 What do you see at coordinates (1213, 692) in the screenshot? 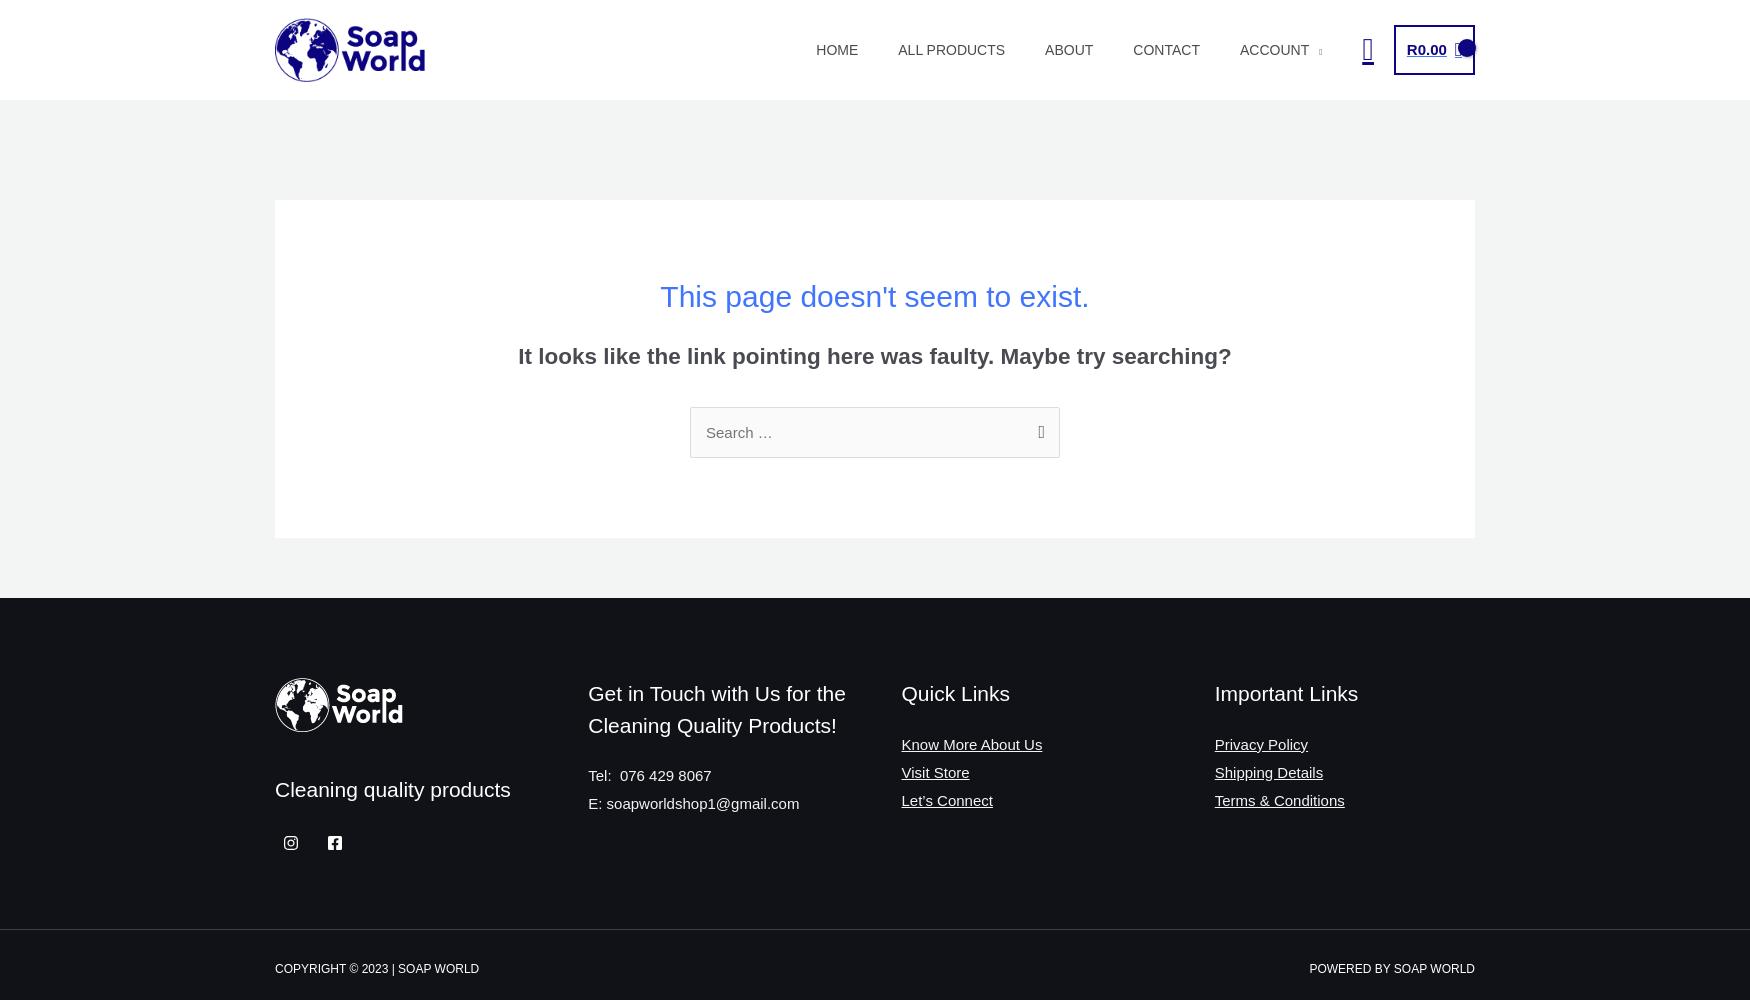
I see `'Important Links'` at bounding box center [1213, 692].